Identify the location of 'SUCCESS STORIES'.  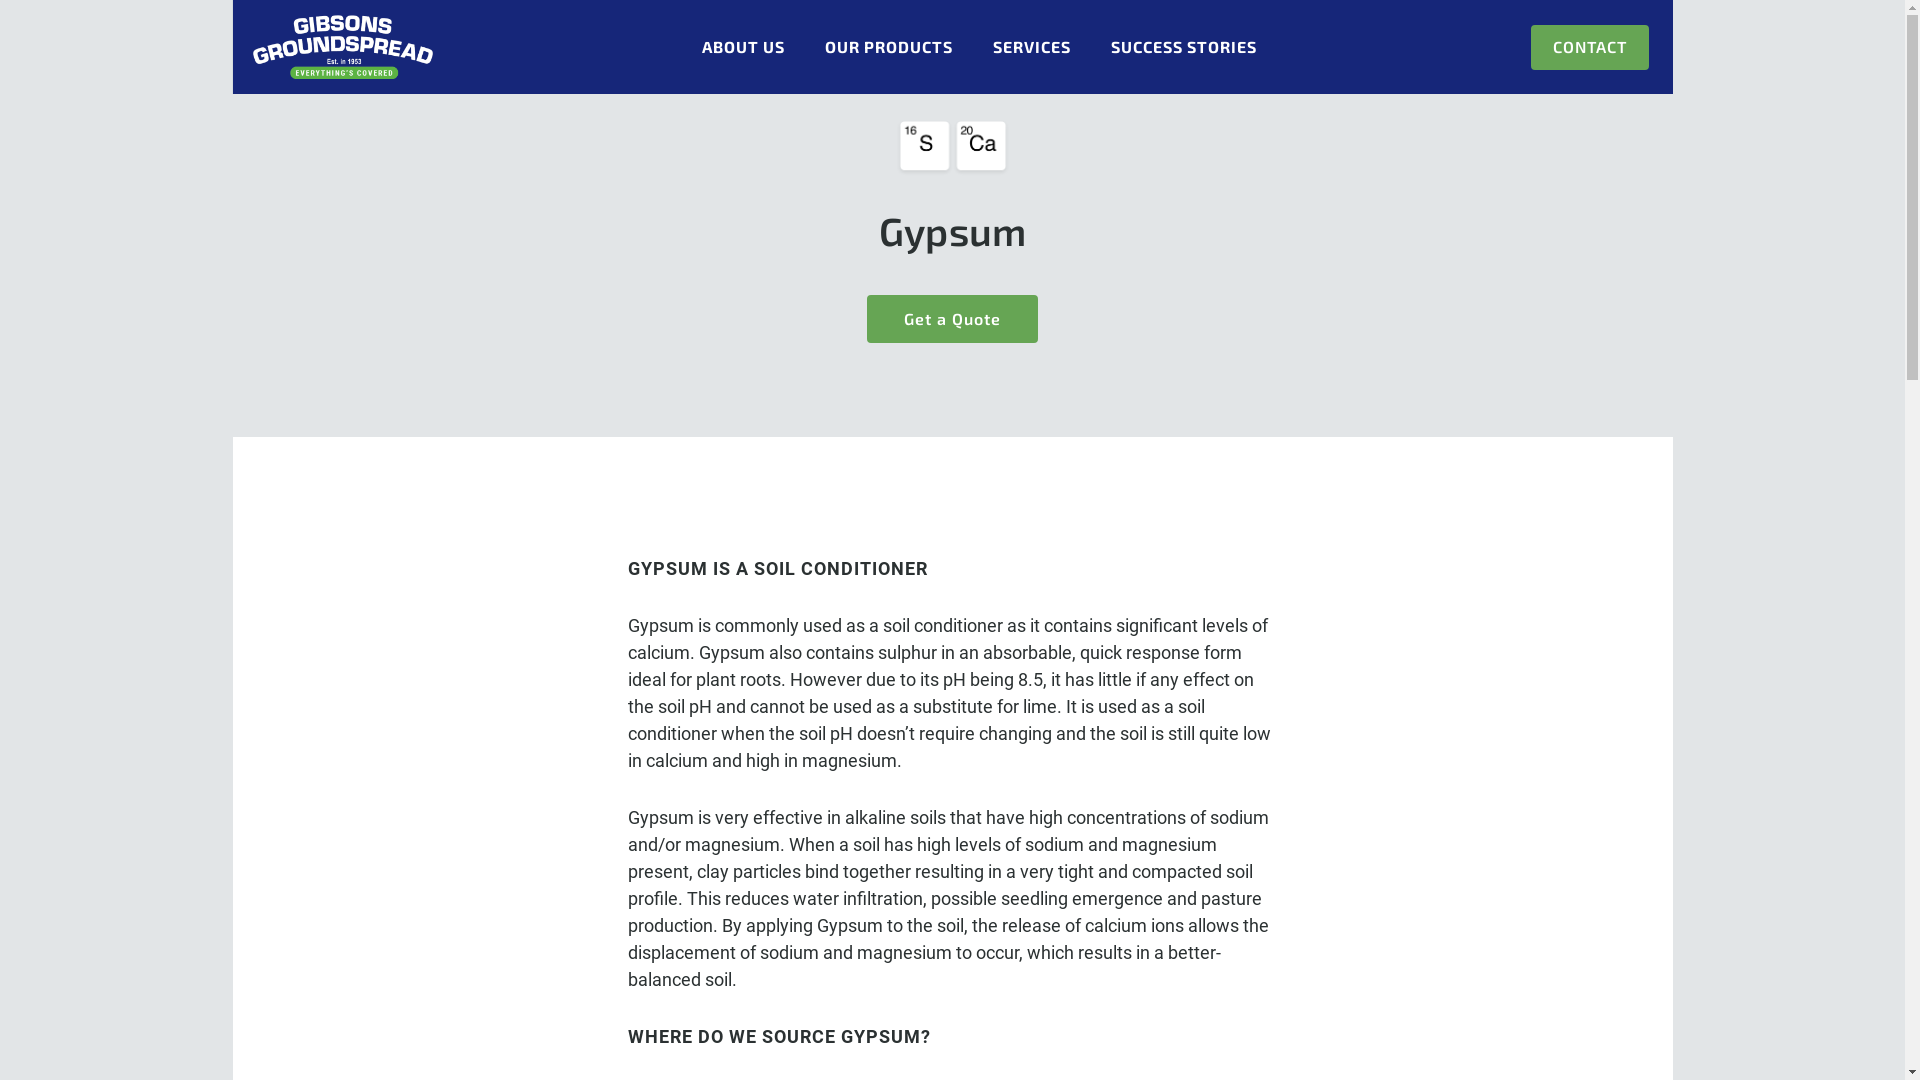
(1109, 46).